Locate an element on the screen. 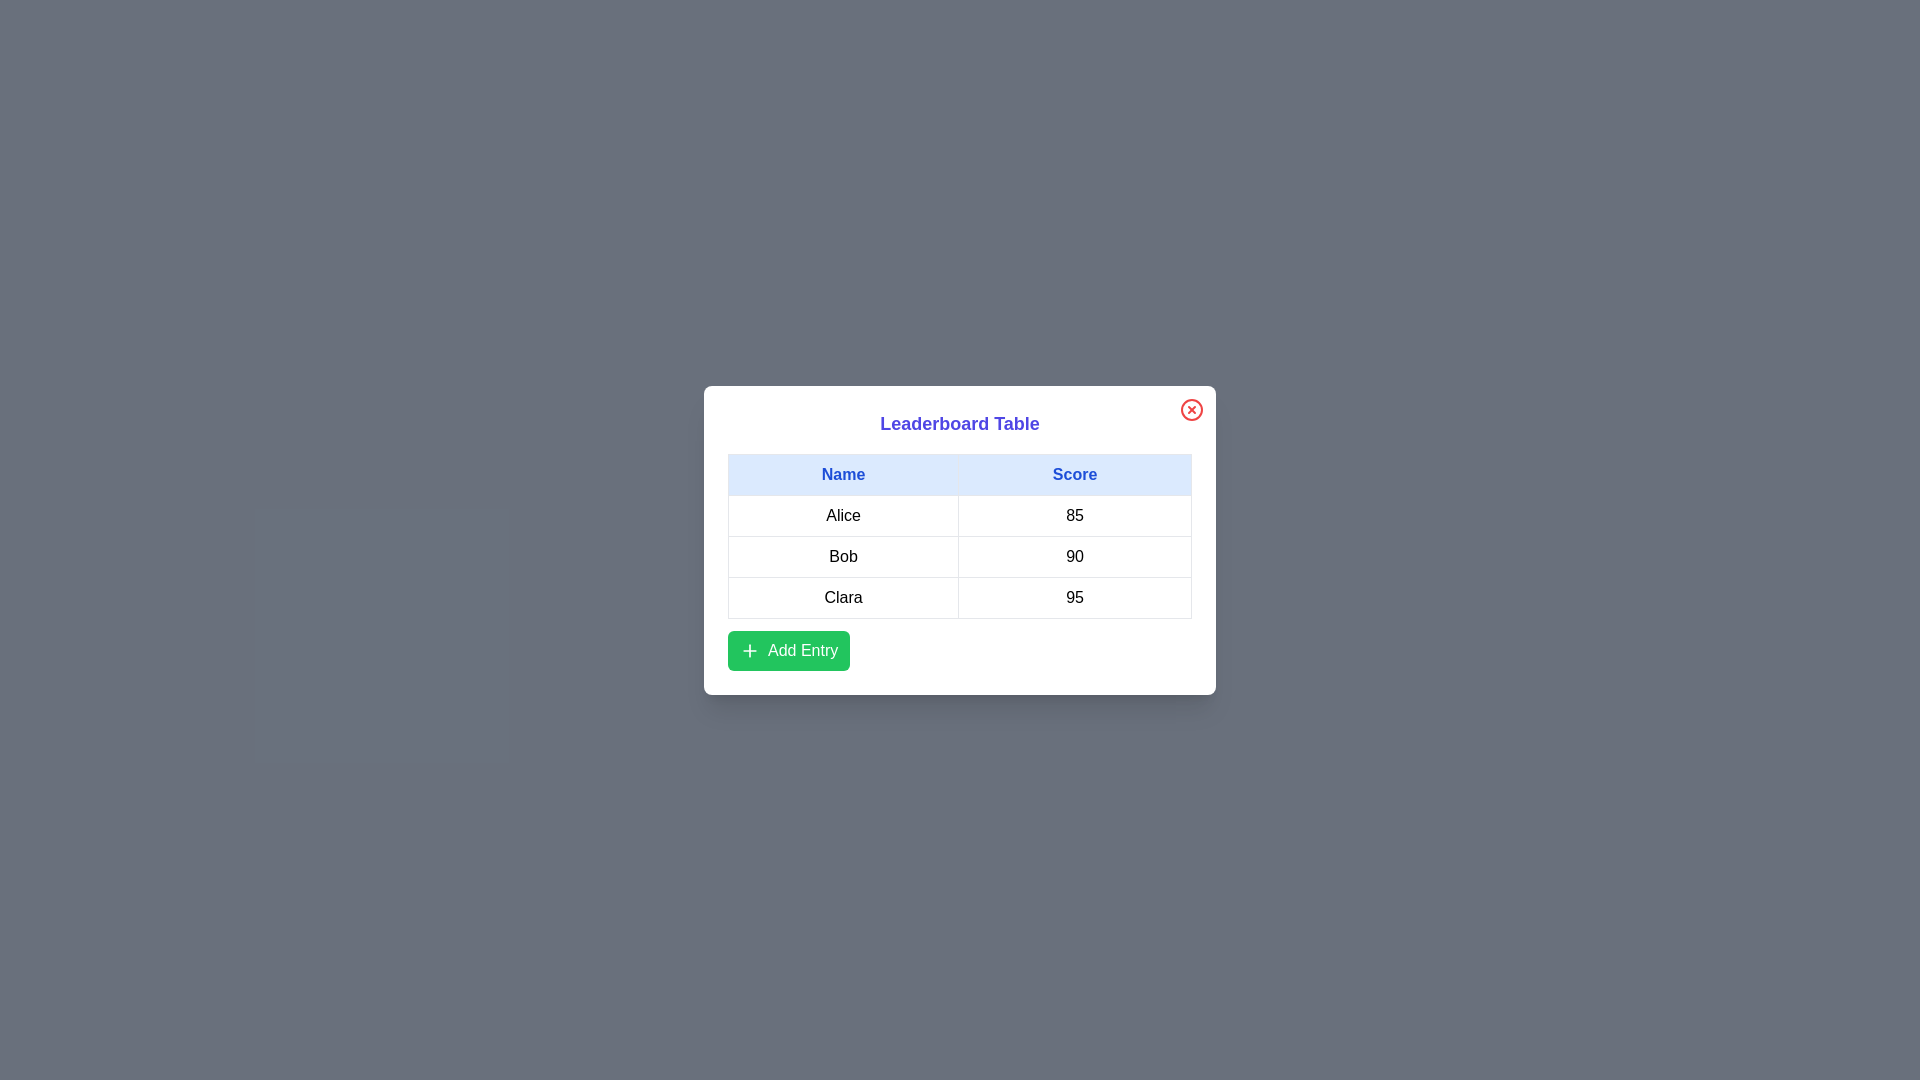 The height and width of the screenshot is (1080, 1920). the table header Score to sort the table by that column is located at coordinates (1074, 474).